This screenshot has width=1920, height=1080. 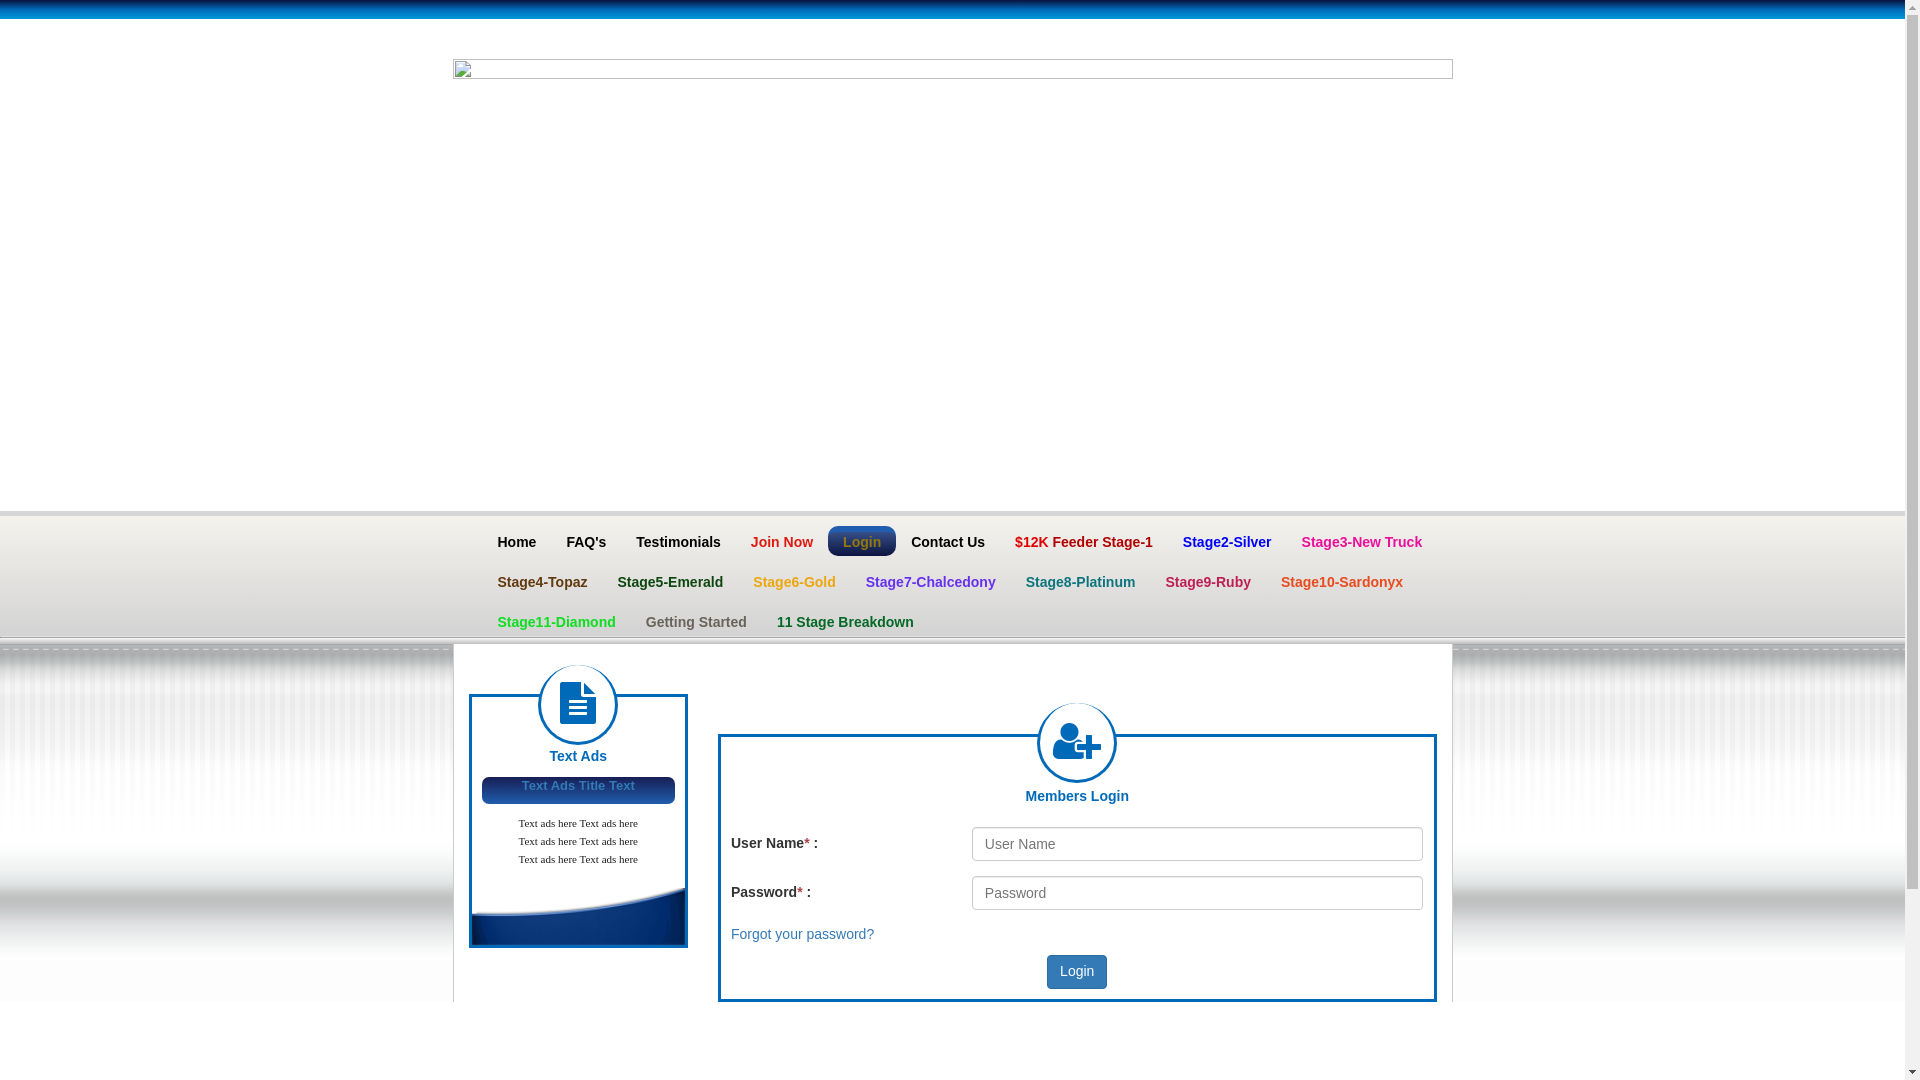 What do you see at coordinates (1079, 581) in the screenshot?
I see `'Stage8-Platinum'` at bounding box center [1079, 581].